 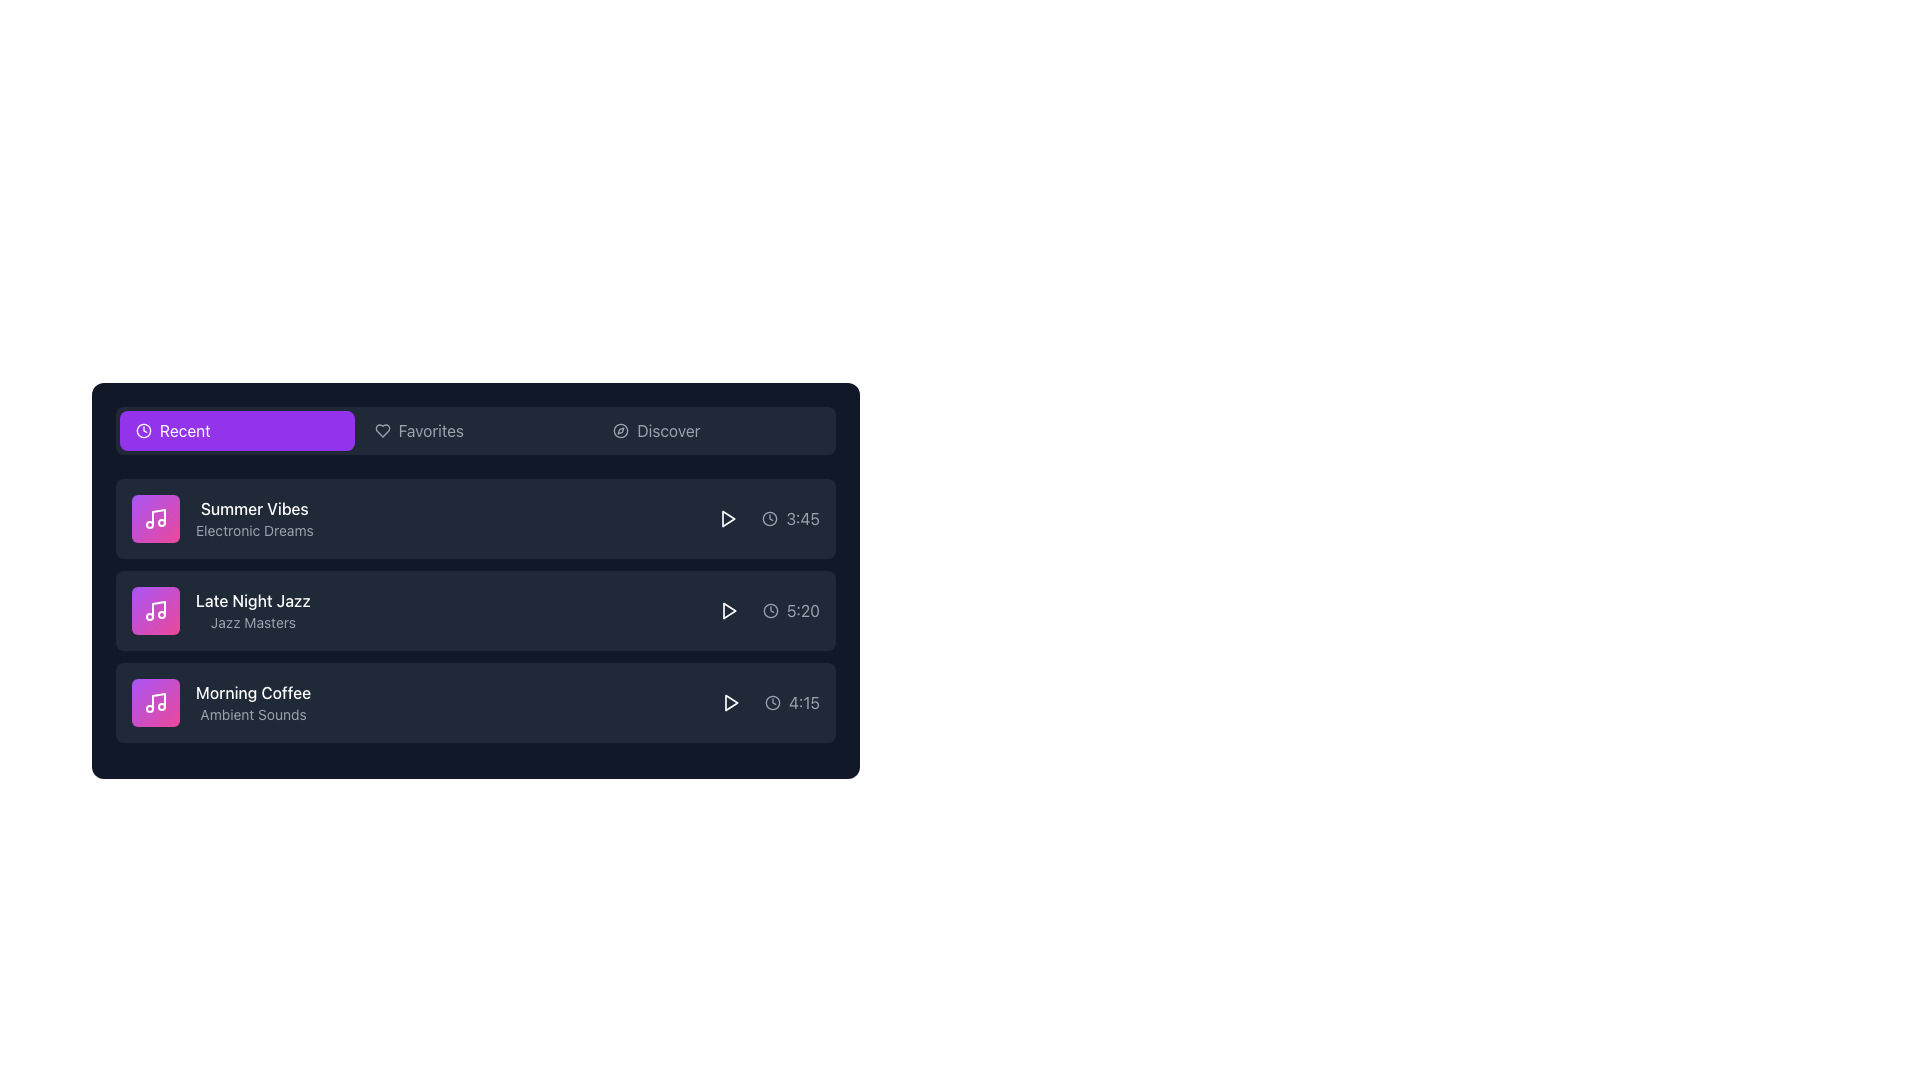 What do you see at coordinates (474, 609) in the screenshot?
I see `the List item representing the media entry titled 'Late Night Jazz'` at bounding box center [474, 609].